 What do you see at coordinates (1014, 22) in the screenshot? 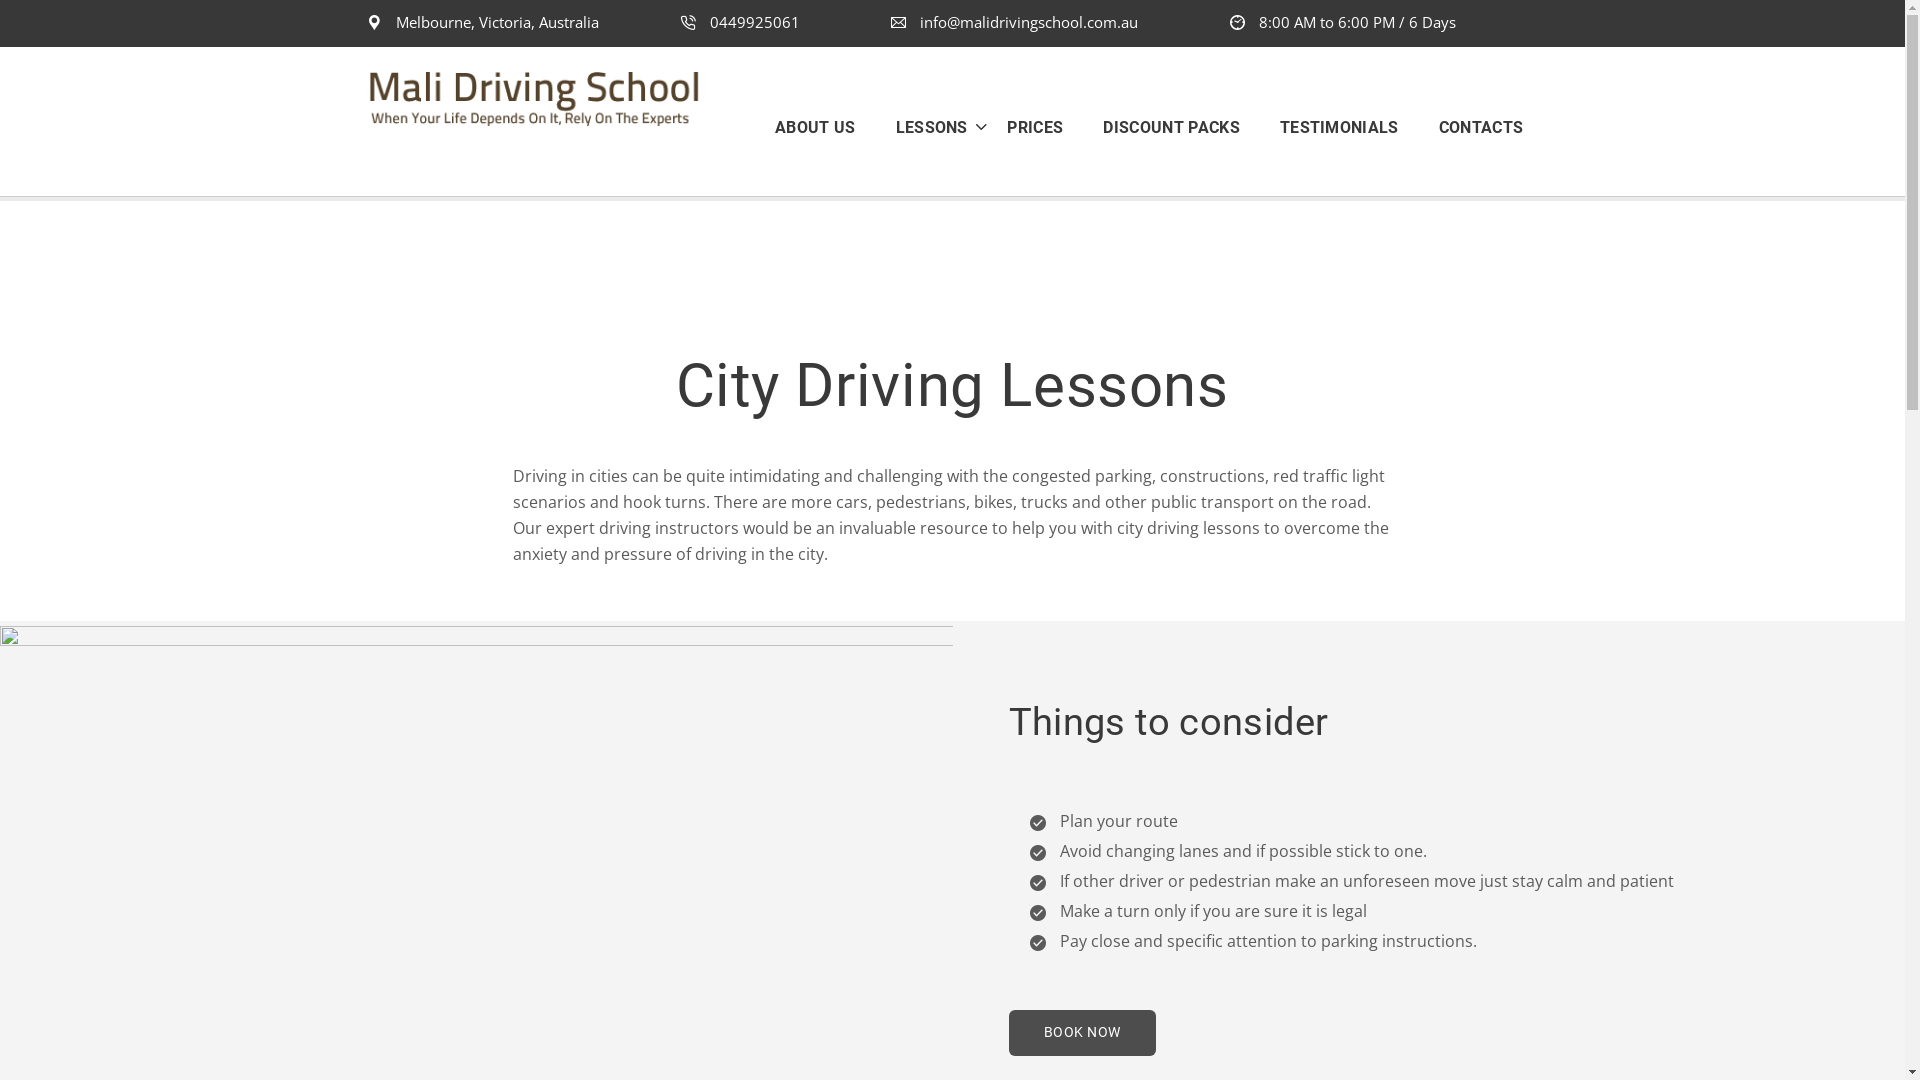
I see `'info@malidrivingschool.com.au'` at bounding box center [1014, 22].